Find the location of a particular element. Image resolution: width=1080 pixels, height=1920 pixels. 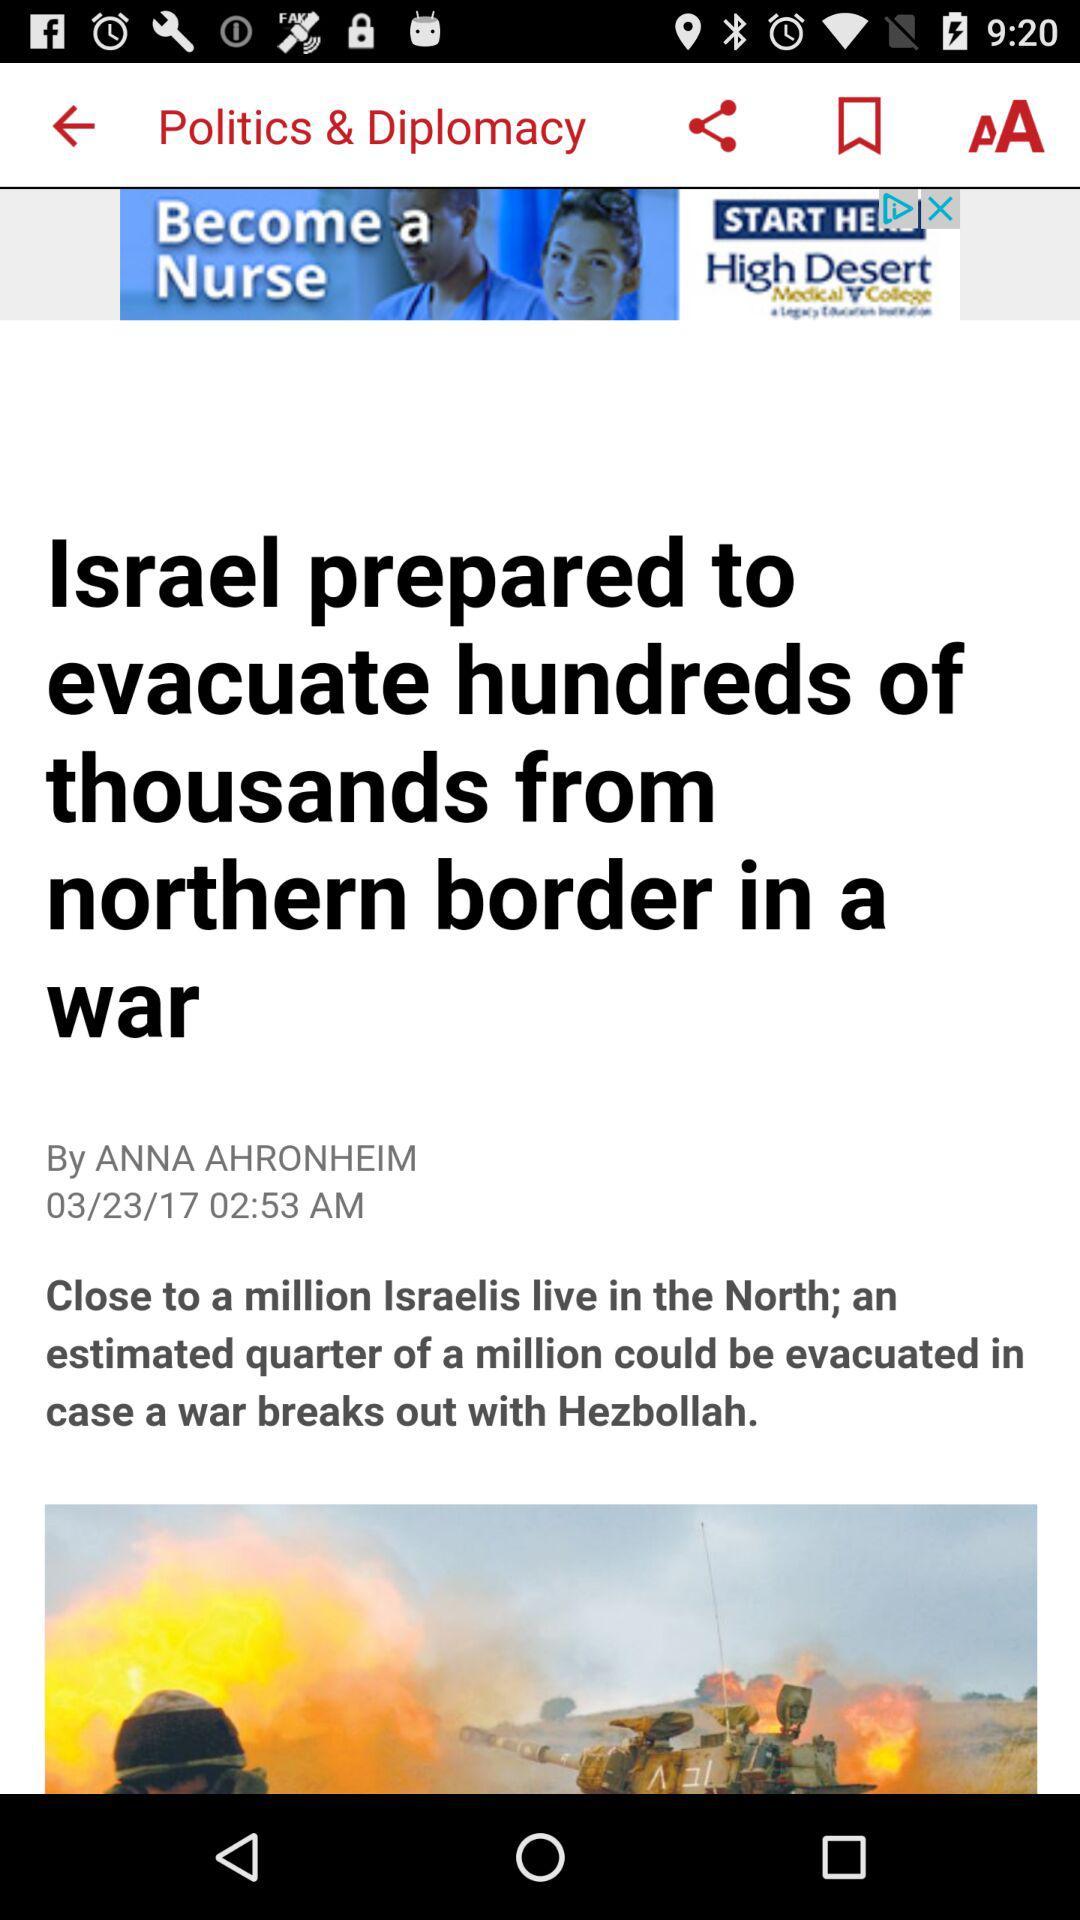

the article is located at coordinates (540, 1120).